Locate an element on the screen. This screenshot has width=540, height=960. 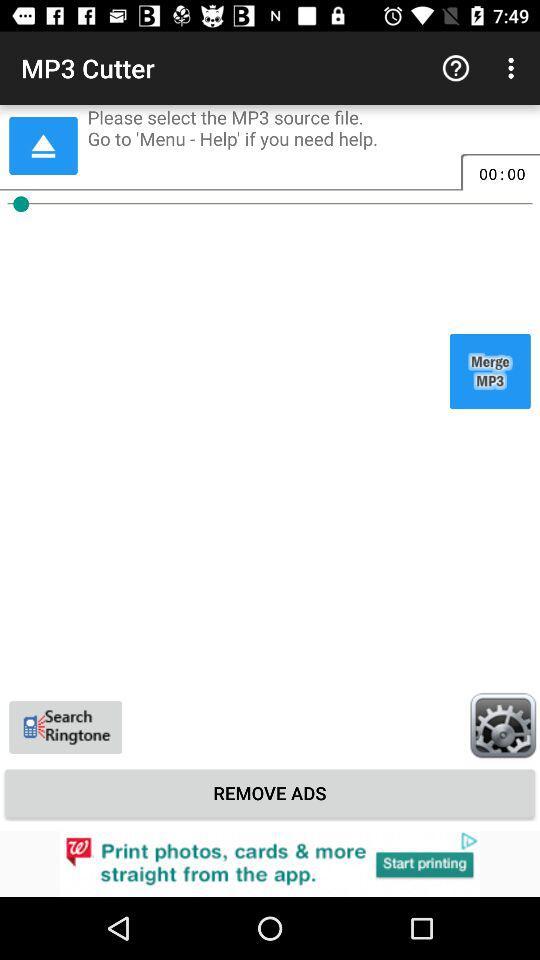
visualizar anncio is located at coordinates (270, 863).